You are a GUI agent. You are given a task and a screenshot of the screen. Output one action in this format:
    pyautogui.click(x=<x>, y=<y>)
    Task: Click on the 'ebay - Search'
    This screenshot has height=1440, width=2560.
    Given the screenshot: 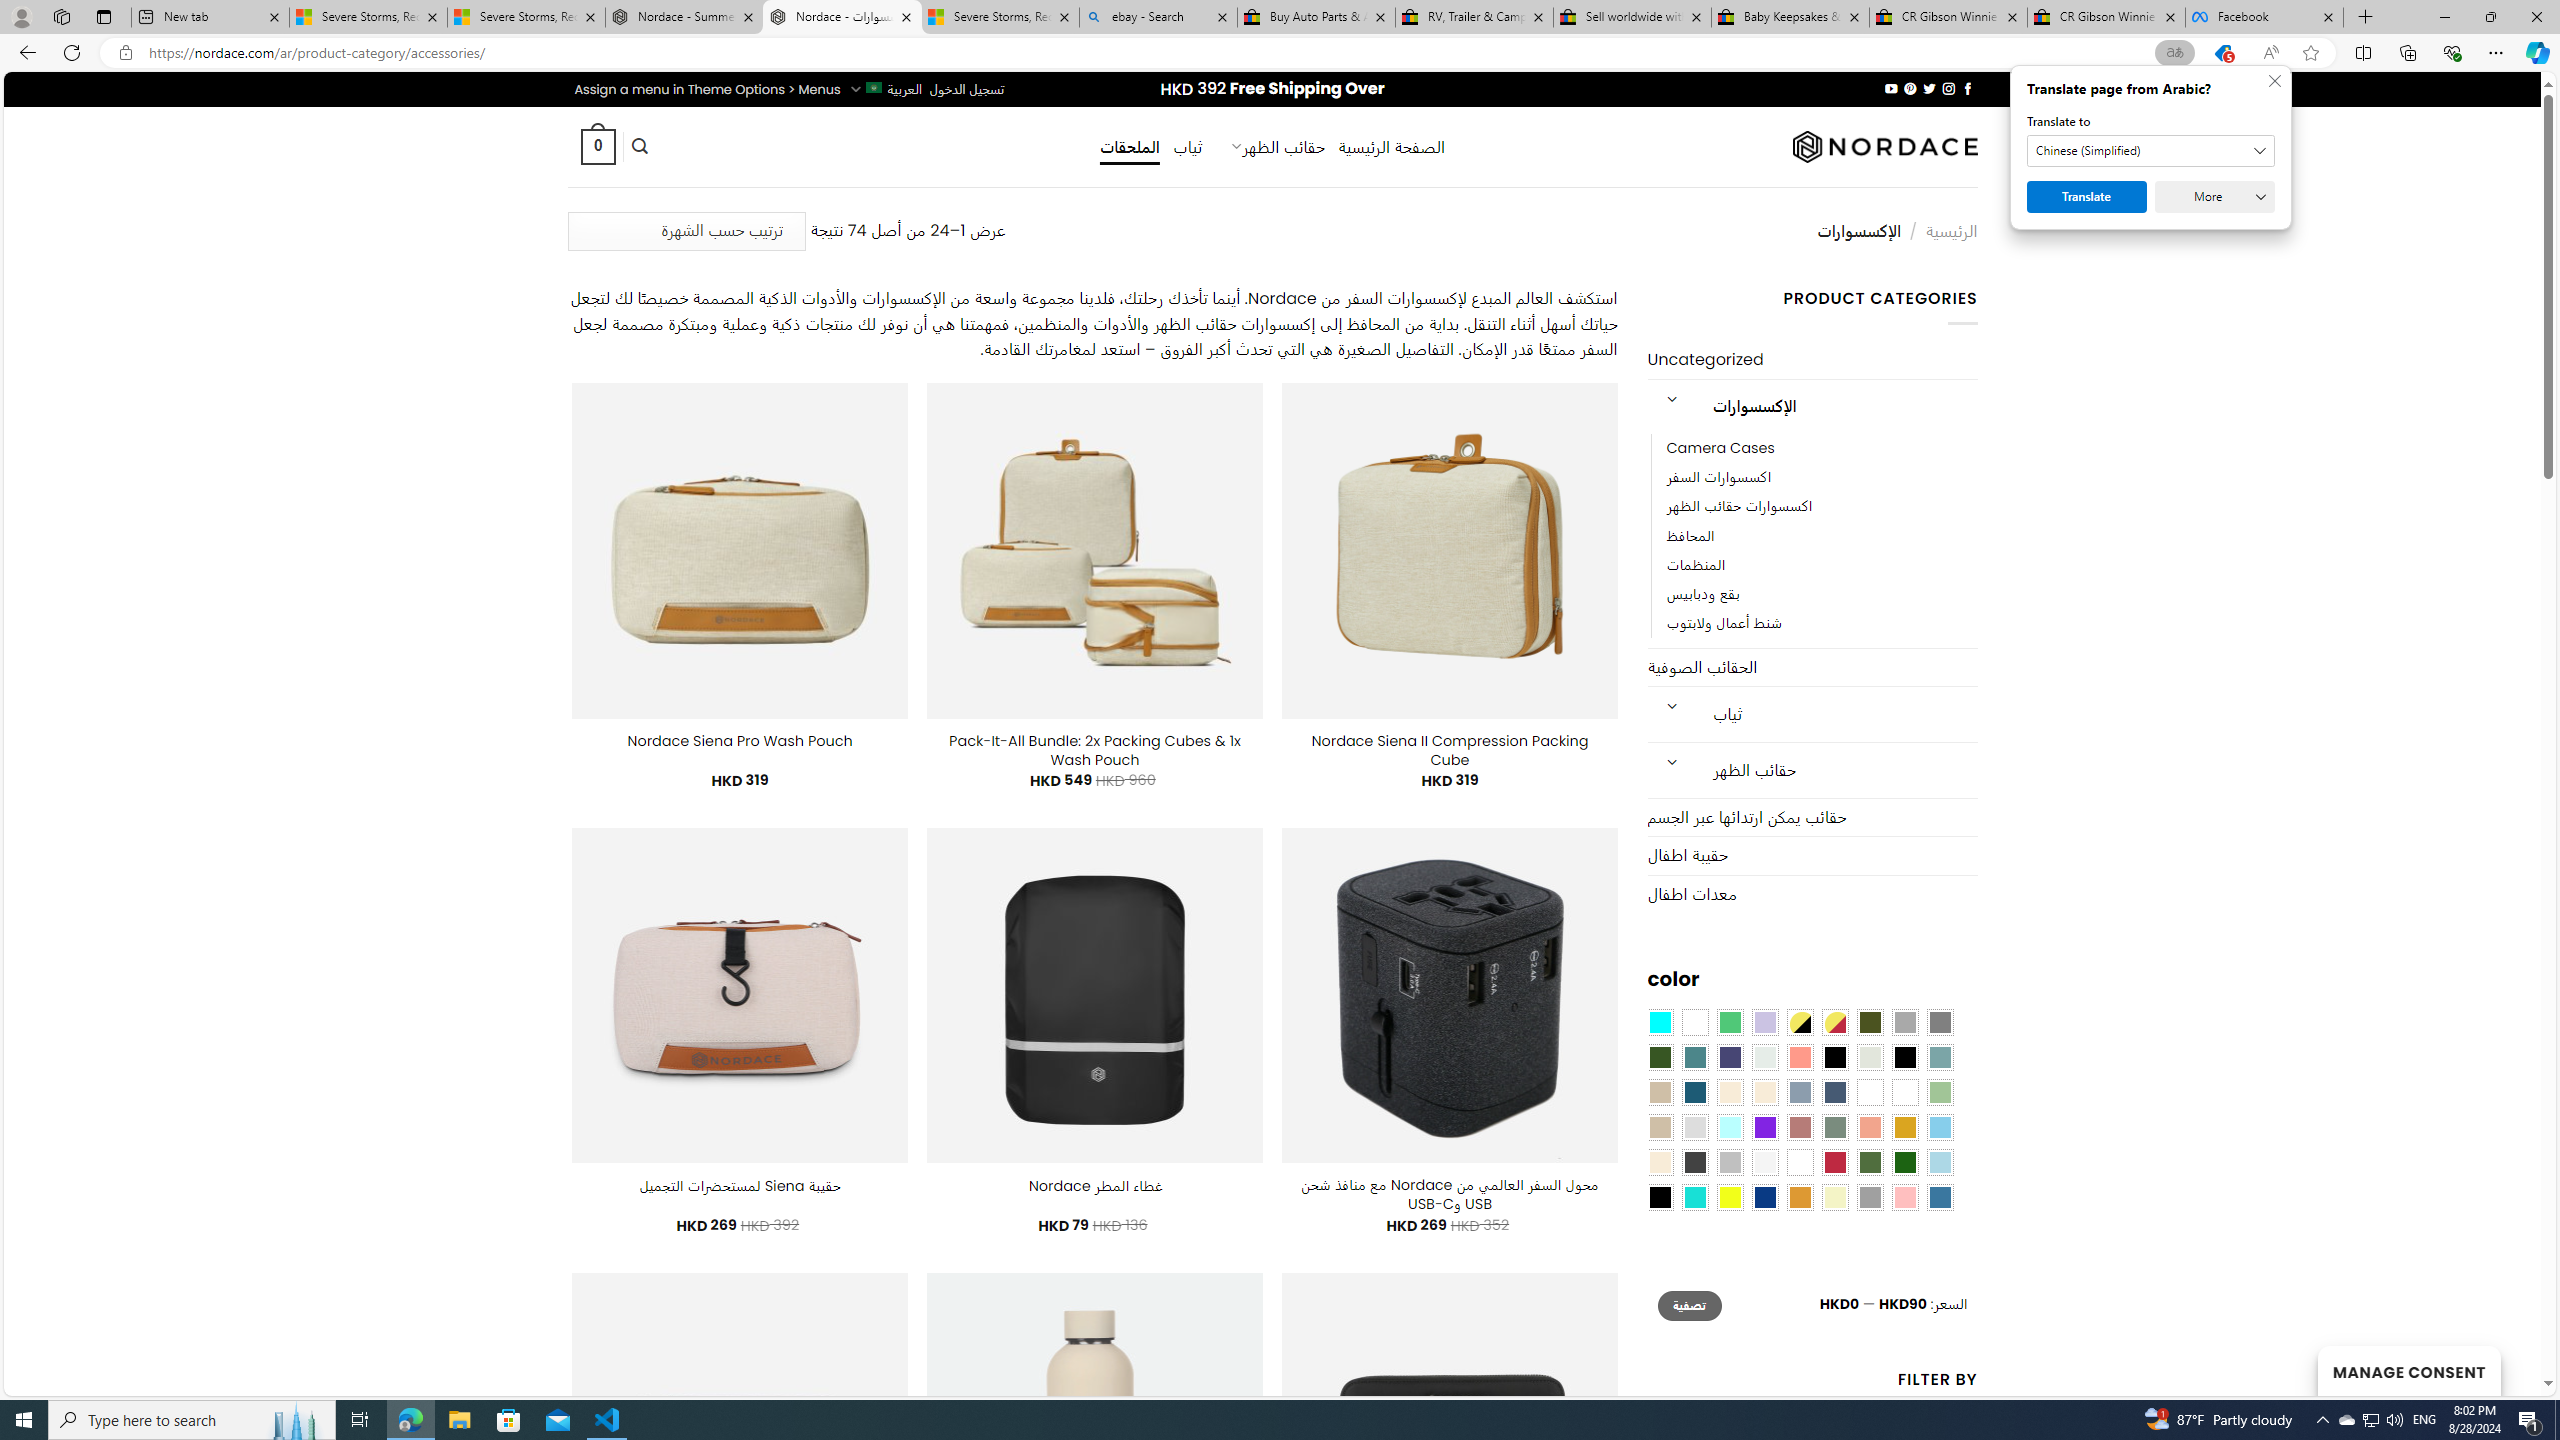 What is the action you would take?
    pyautogui.click(x=1157, y=16)
    